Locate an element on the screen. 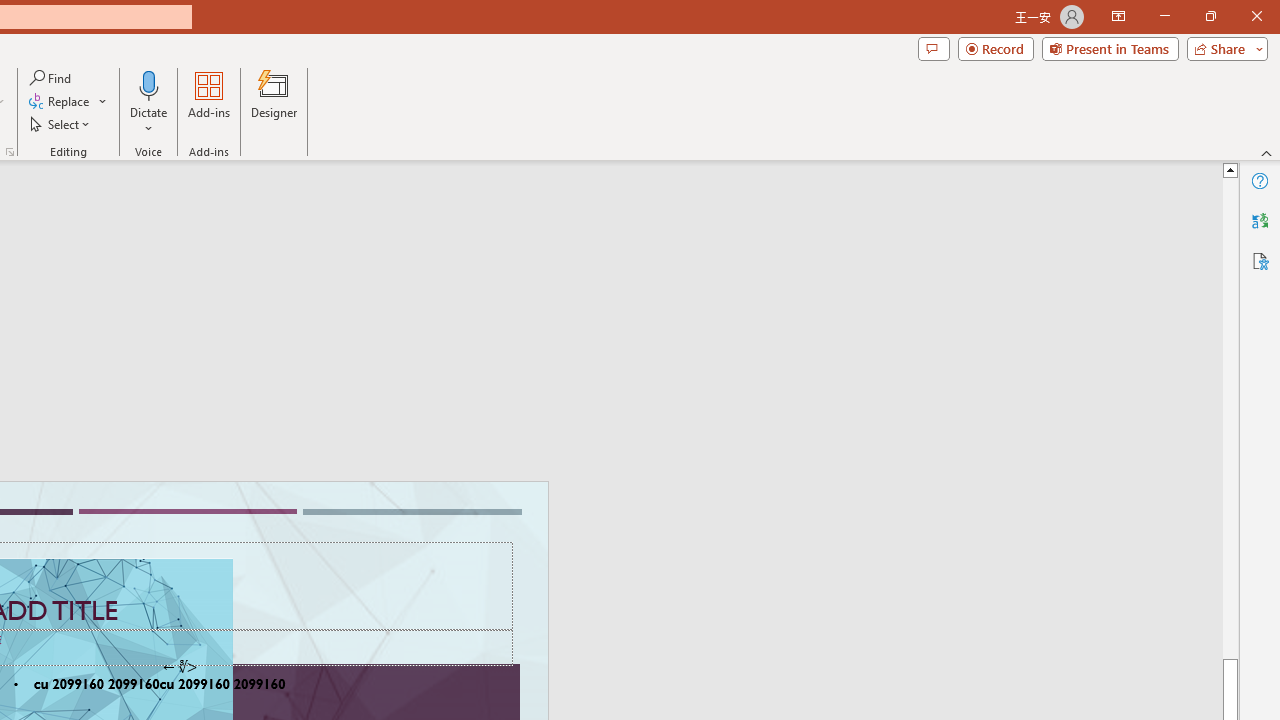  'Present in Teams' is located at coordinates (1109, 47).